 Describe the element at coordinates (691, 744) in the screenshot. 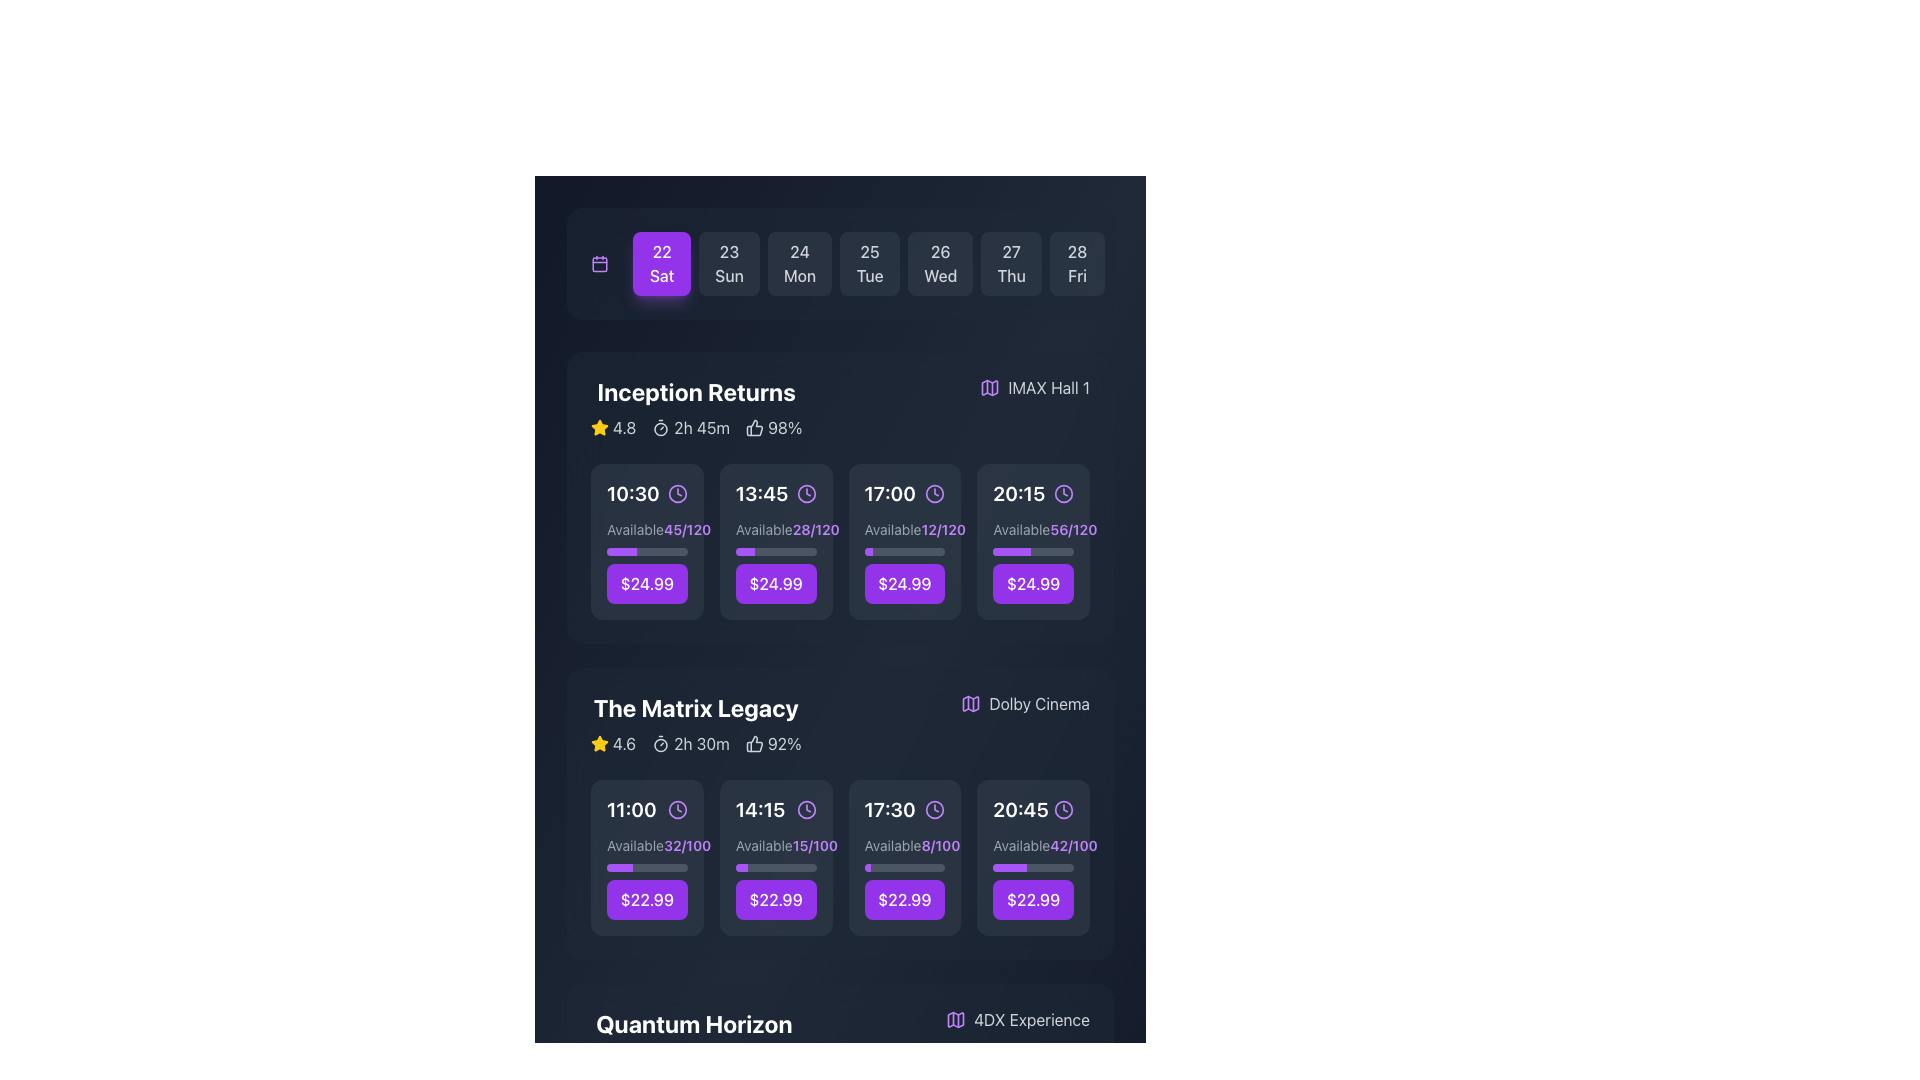

I see `the duration label element, which consists of an icon and a text label, located under 'The Matrix Legacy' title, between the movie rating and percentage approval` at that location.